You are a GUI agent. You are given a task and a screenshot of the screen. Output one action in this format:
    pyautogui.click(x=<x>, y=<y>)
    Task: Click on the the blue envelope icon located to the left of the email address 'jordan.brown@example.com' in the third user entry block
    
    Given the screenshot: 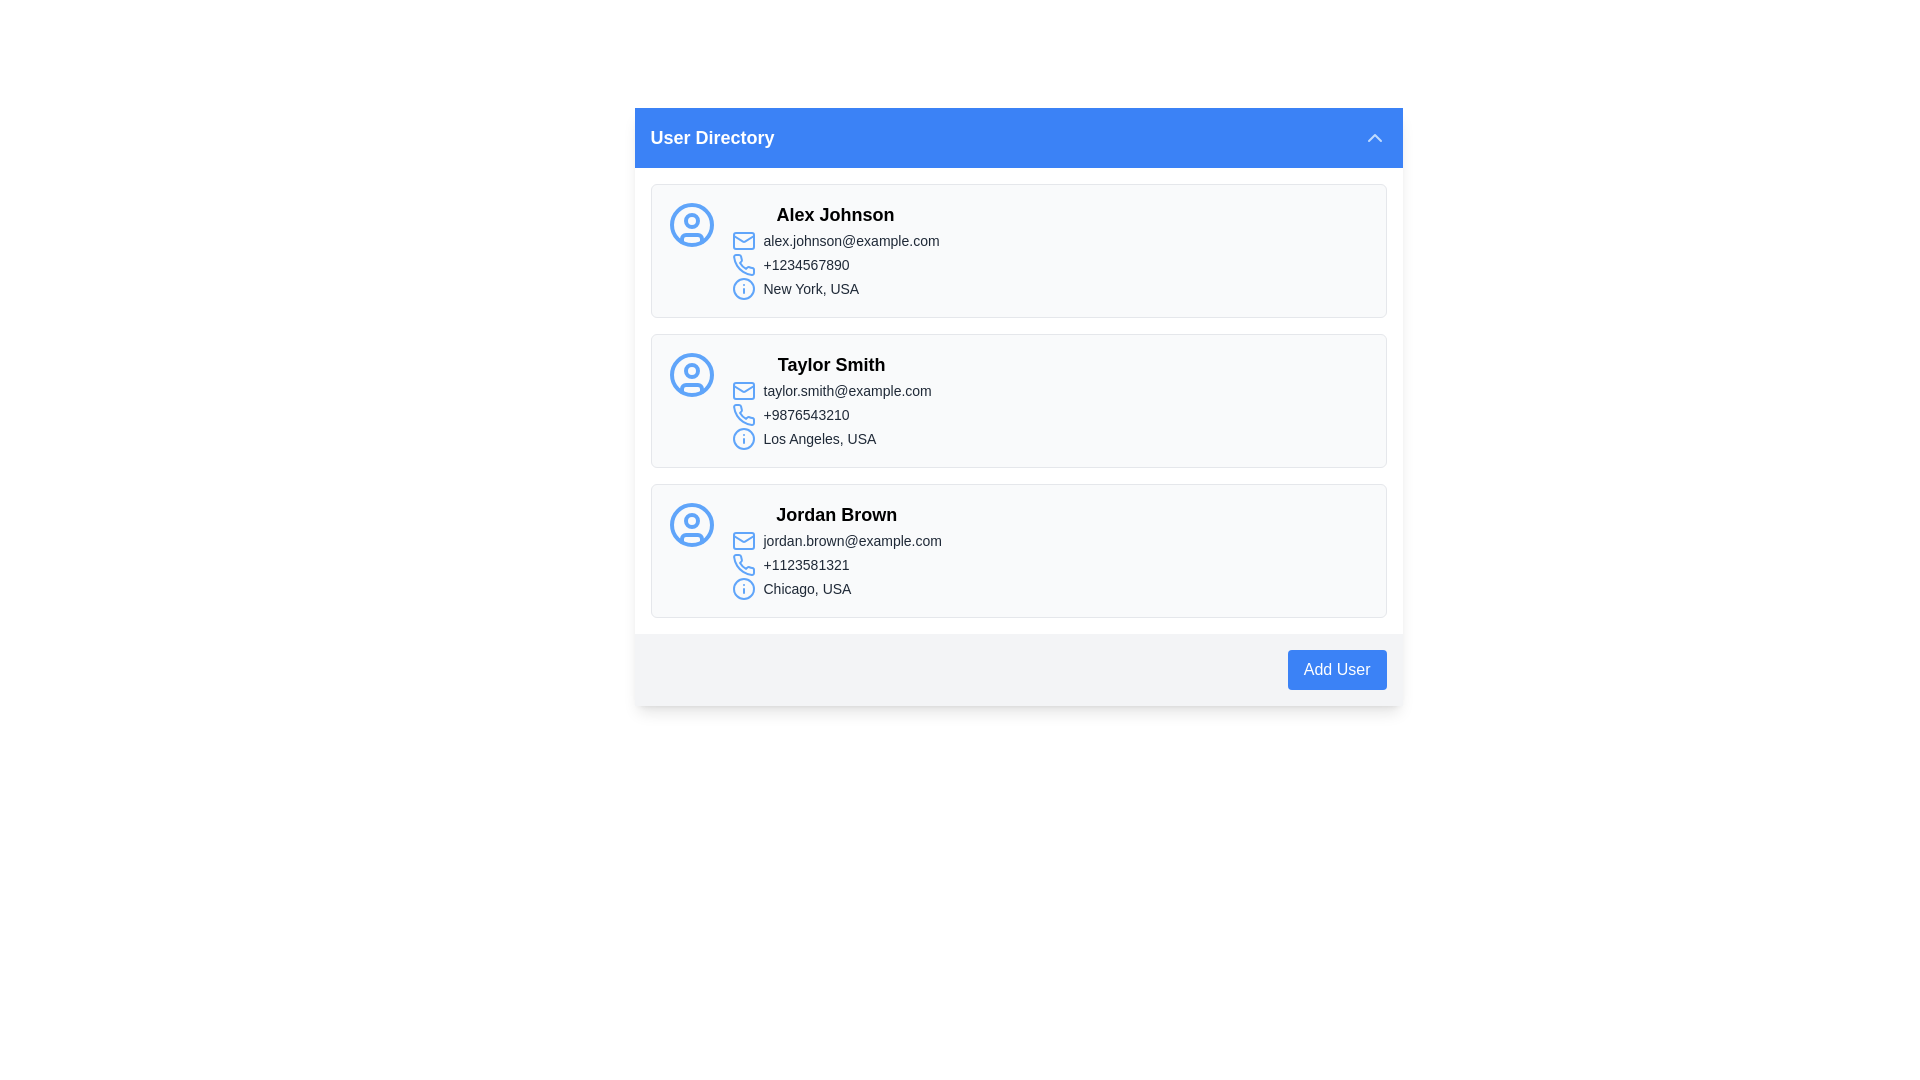 What is the action you would take?
    pyautogui.click(x=742, y=540)
    